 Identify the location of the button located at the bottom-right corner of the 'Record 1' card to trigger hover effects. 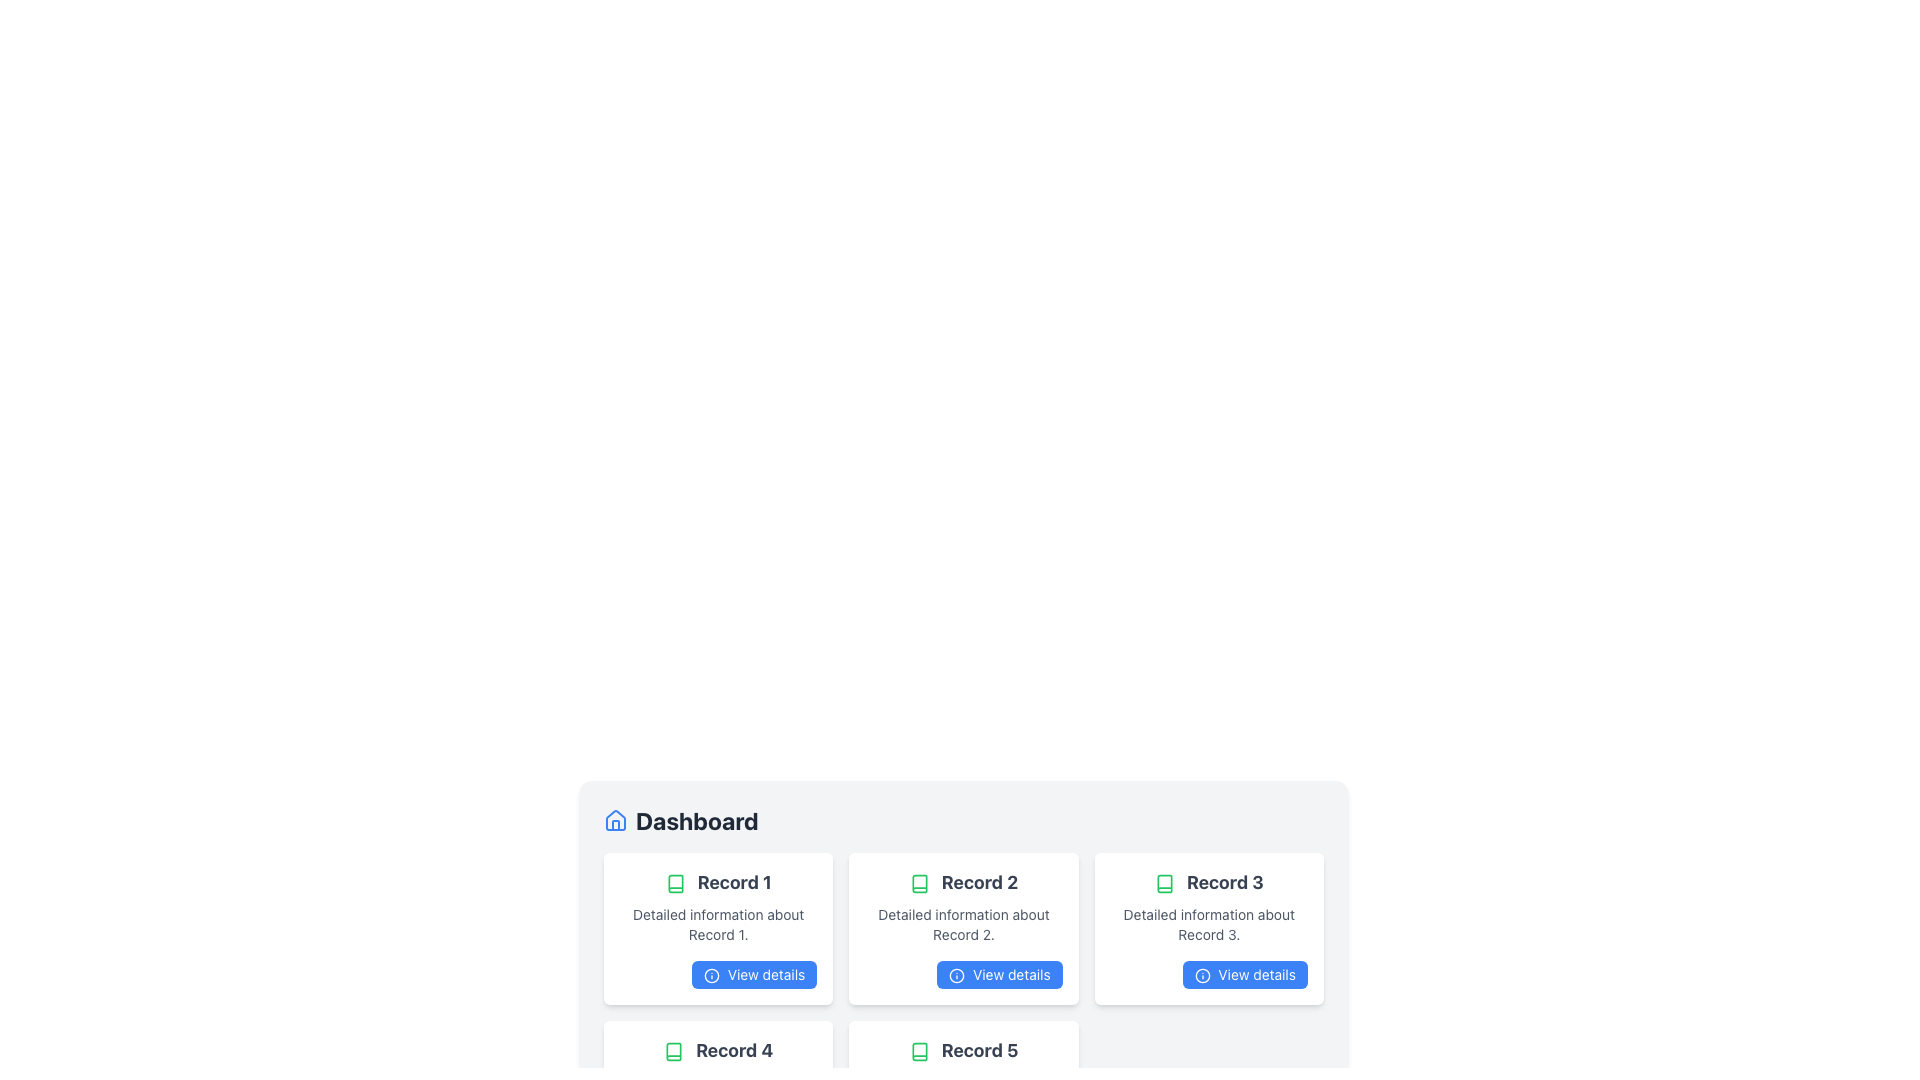
(718, 974).